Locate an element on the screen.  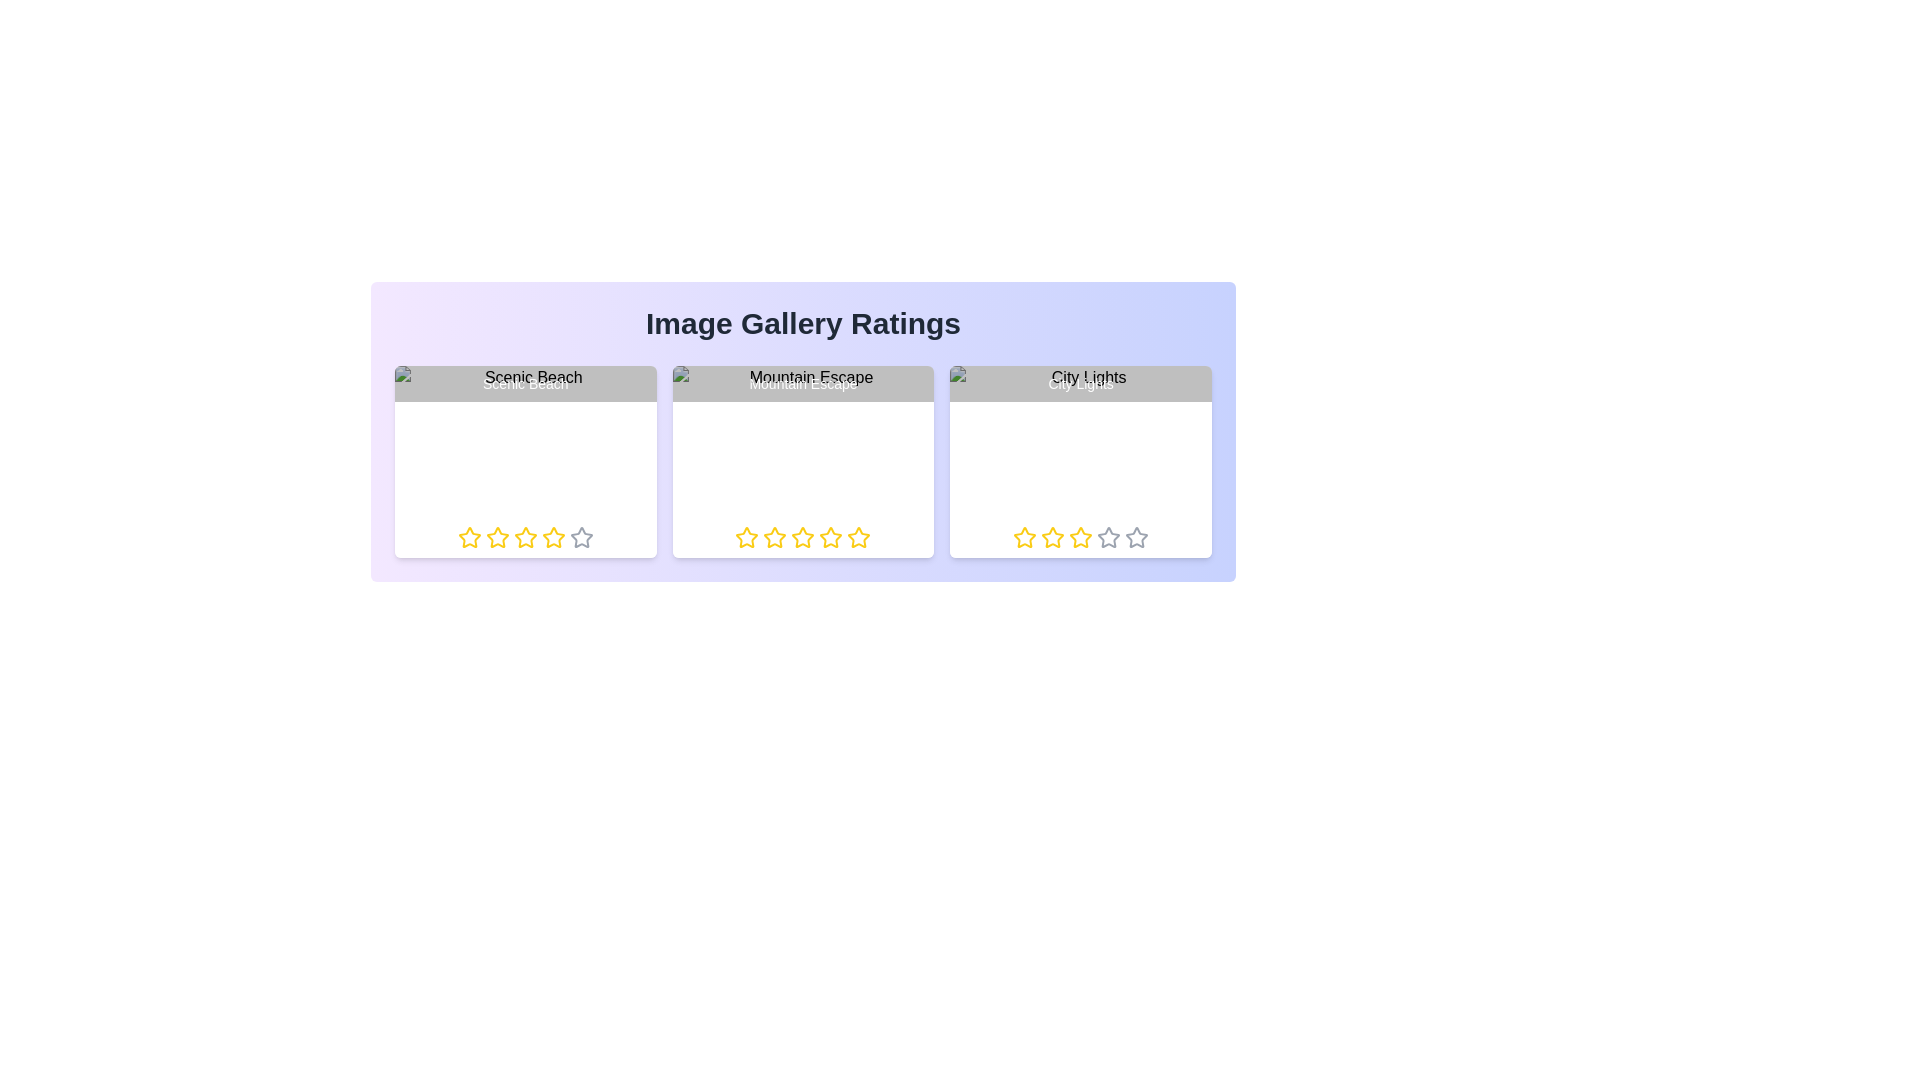
the rating for the image titled 'Mountain Escape' to 1 stars is located at coordinates (734, 536).